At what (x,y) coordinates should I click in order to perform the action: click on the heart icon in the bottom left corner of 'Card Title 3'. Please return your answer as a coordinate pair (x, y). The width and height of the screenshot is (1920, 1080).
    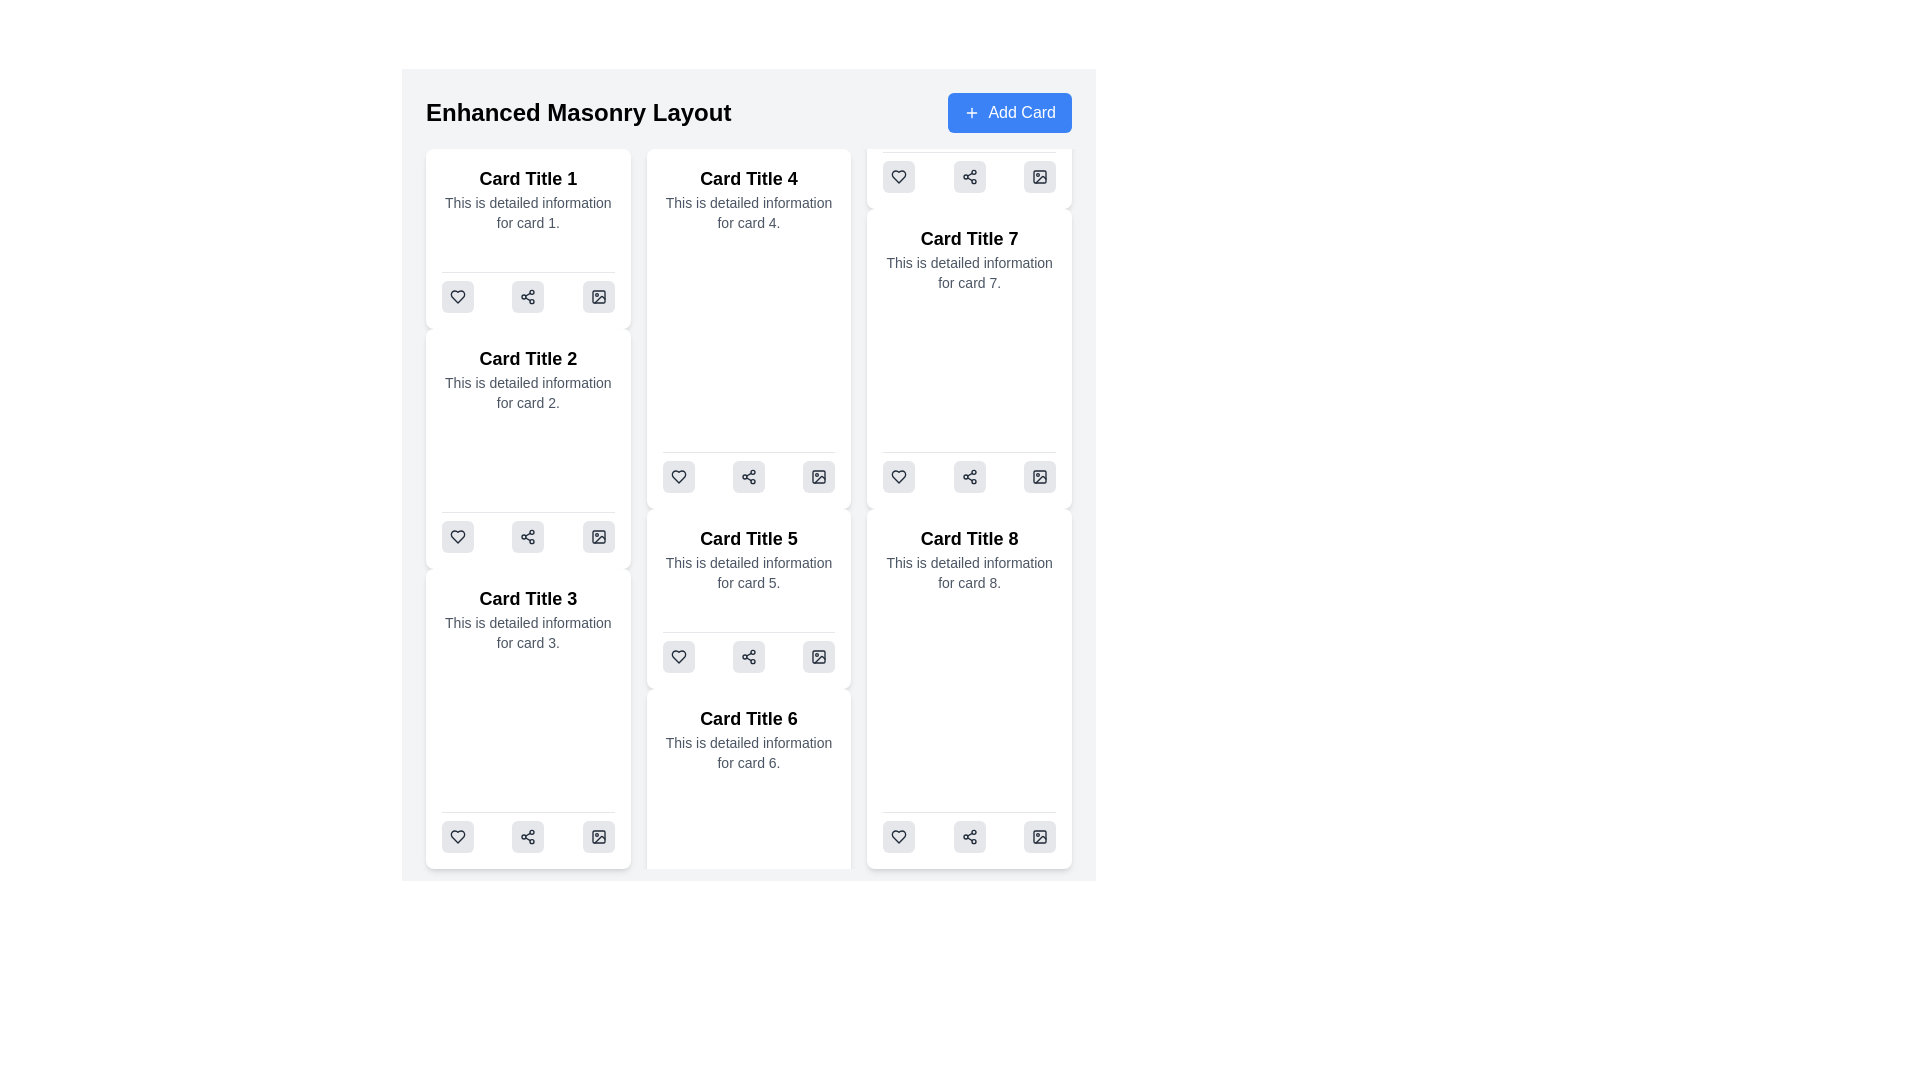
    Looking at the image, I should click on (456, 837).